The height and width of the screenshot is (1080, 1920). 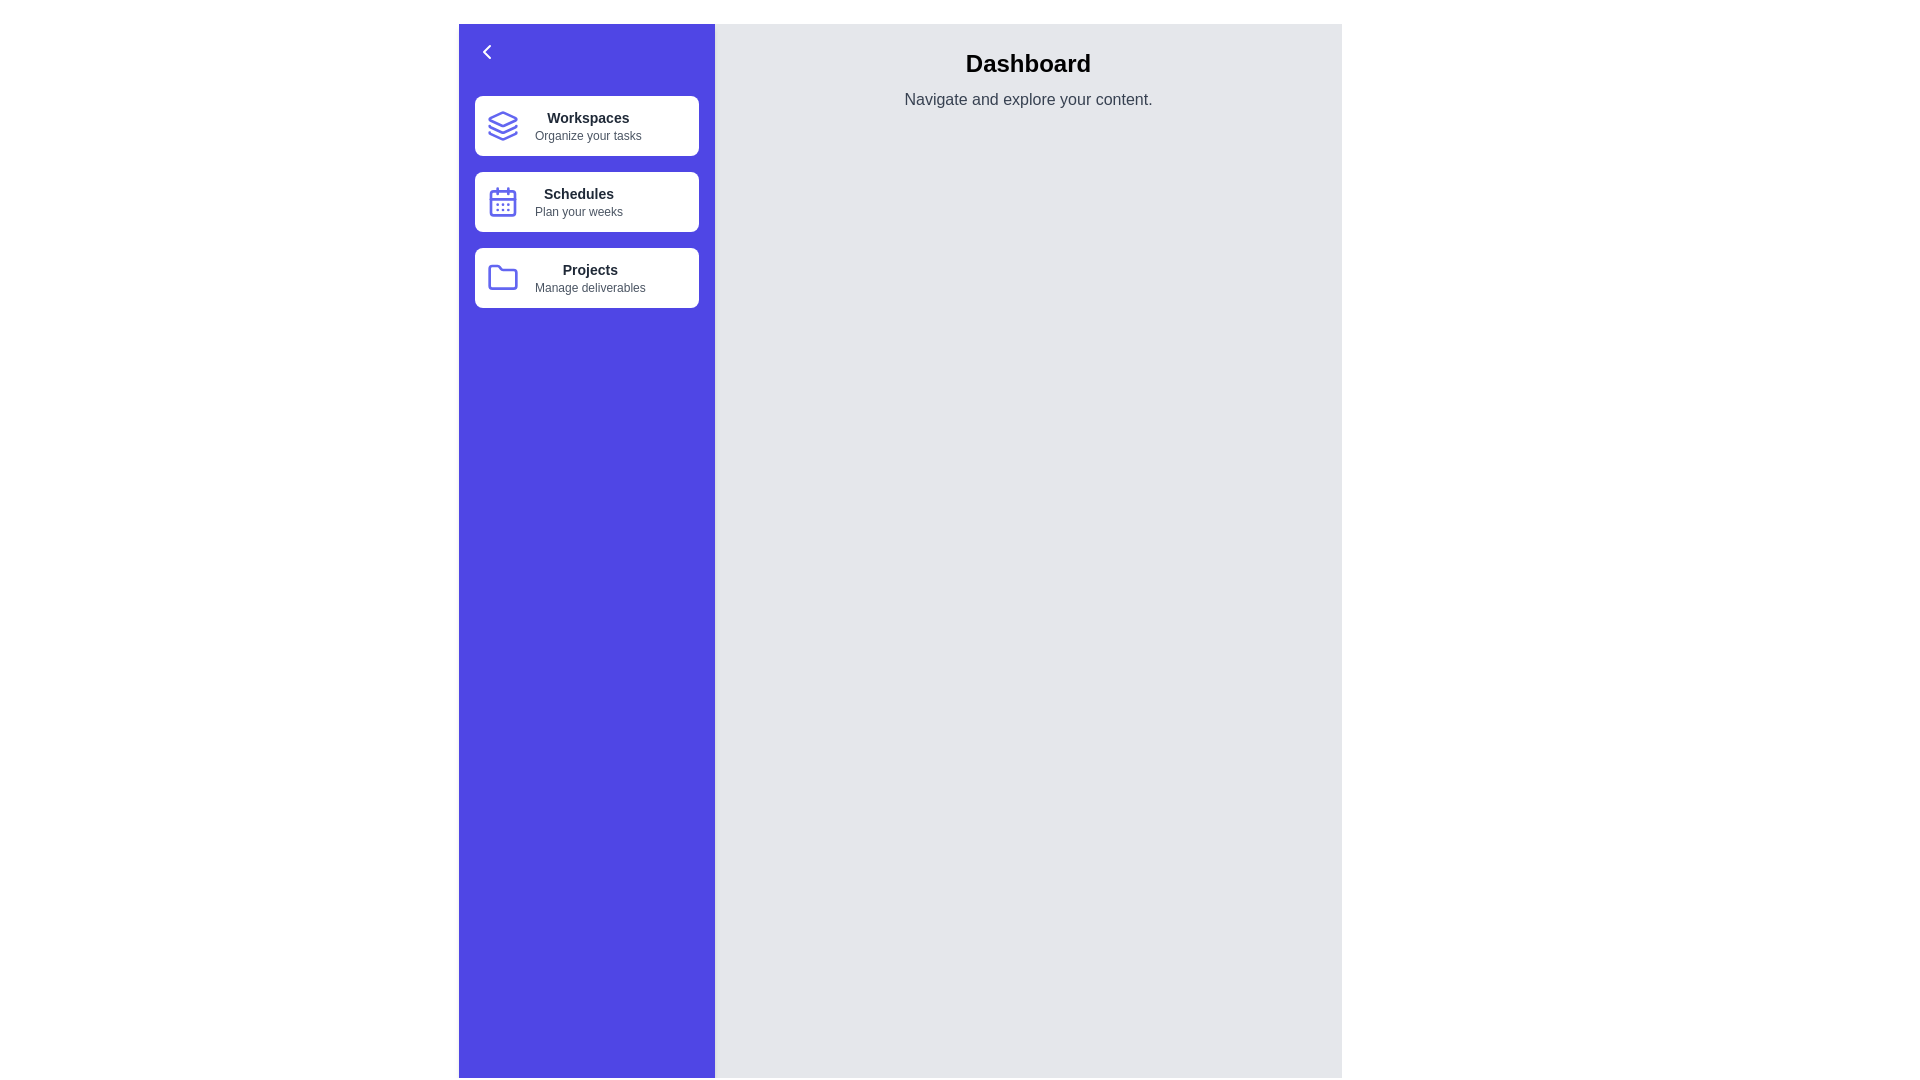 I want to click on toggle button at the top of the navigation drawer to toggle its state, so click(x=585, y=50).